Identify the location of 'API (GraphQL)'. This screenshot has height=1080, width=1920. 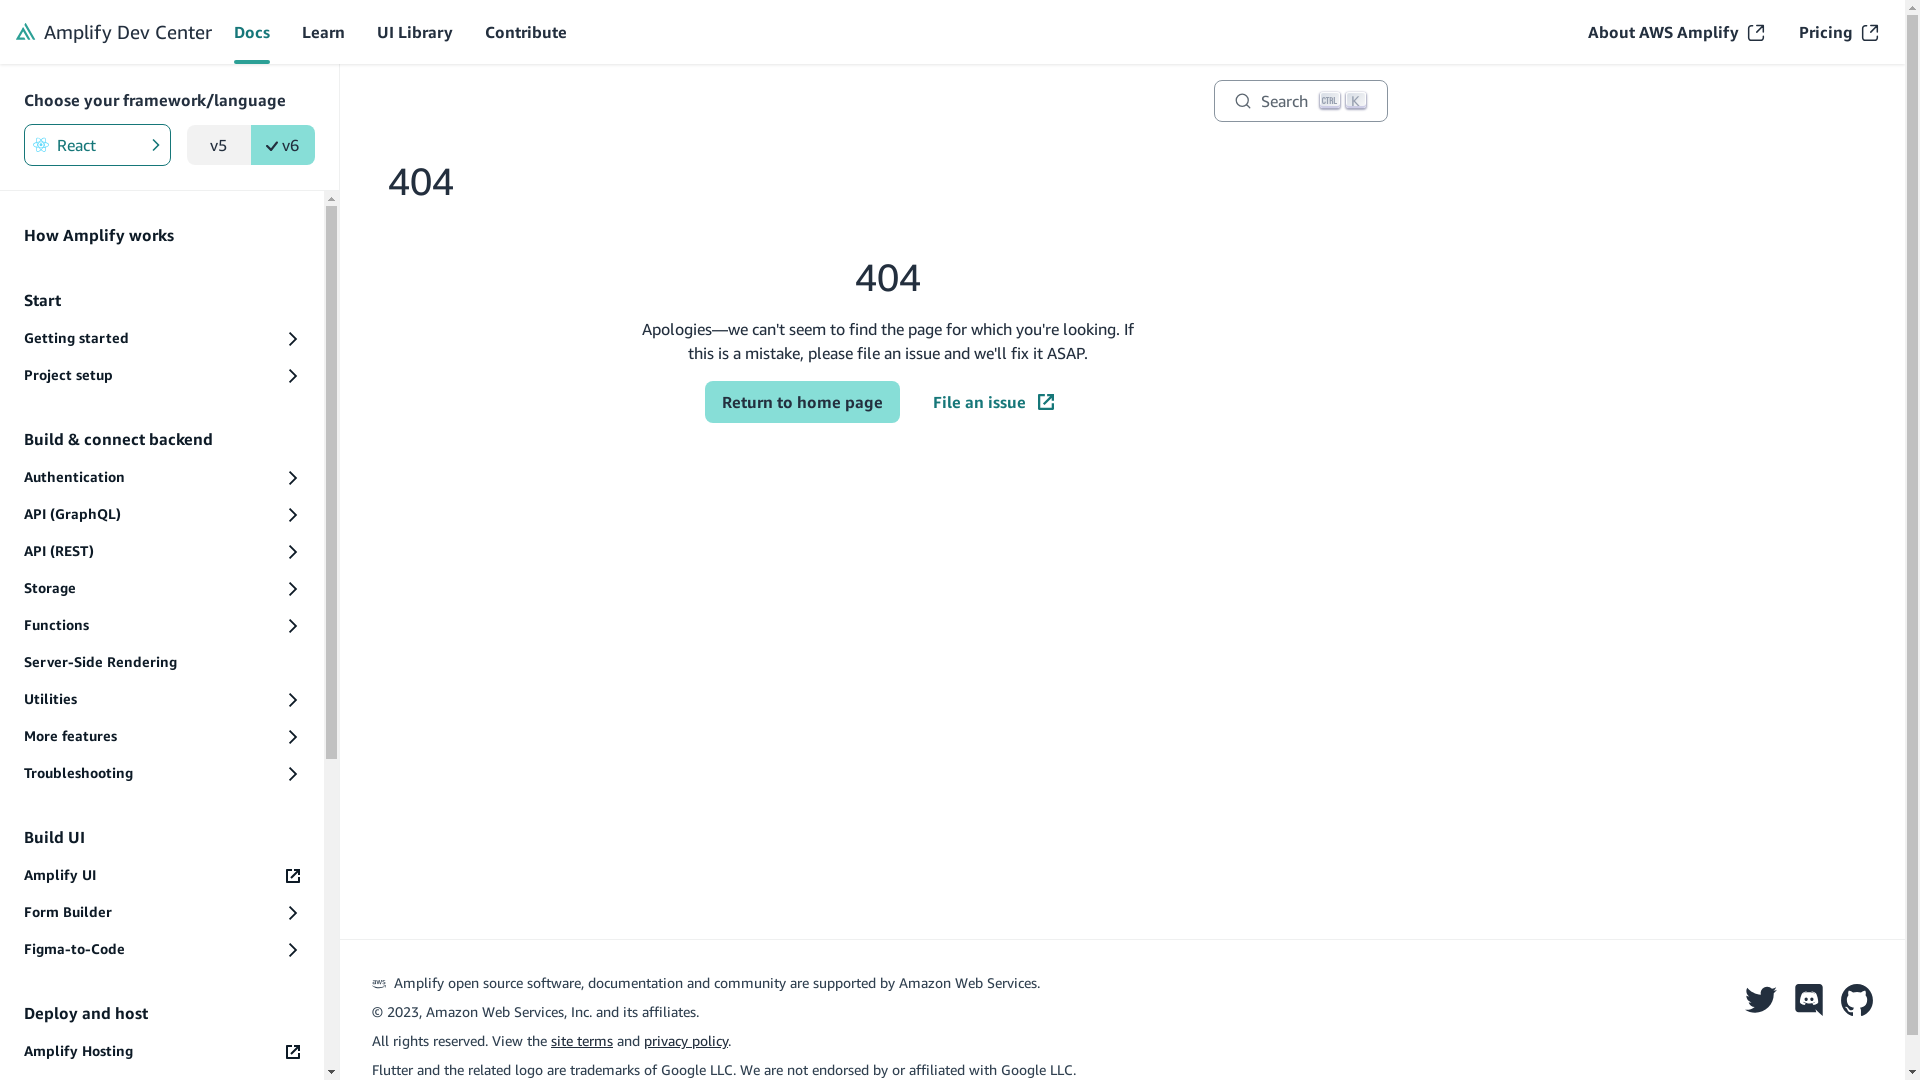
(162, 513).